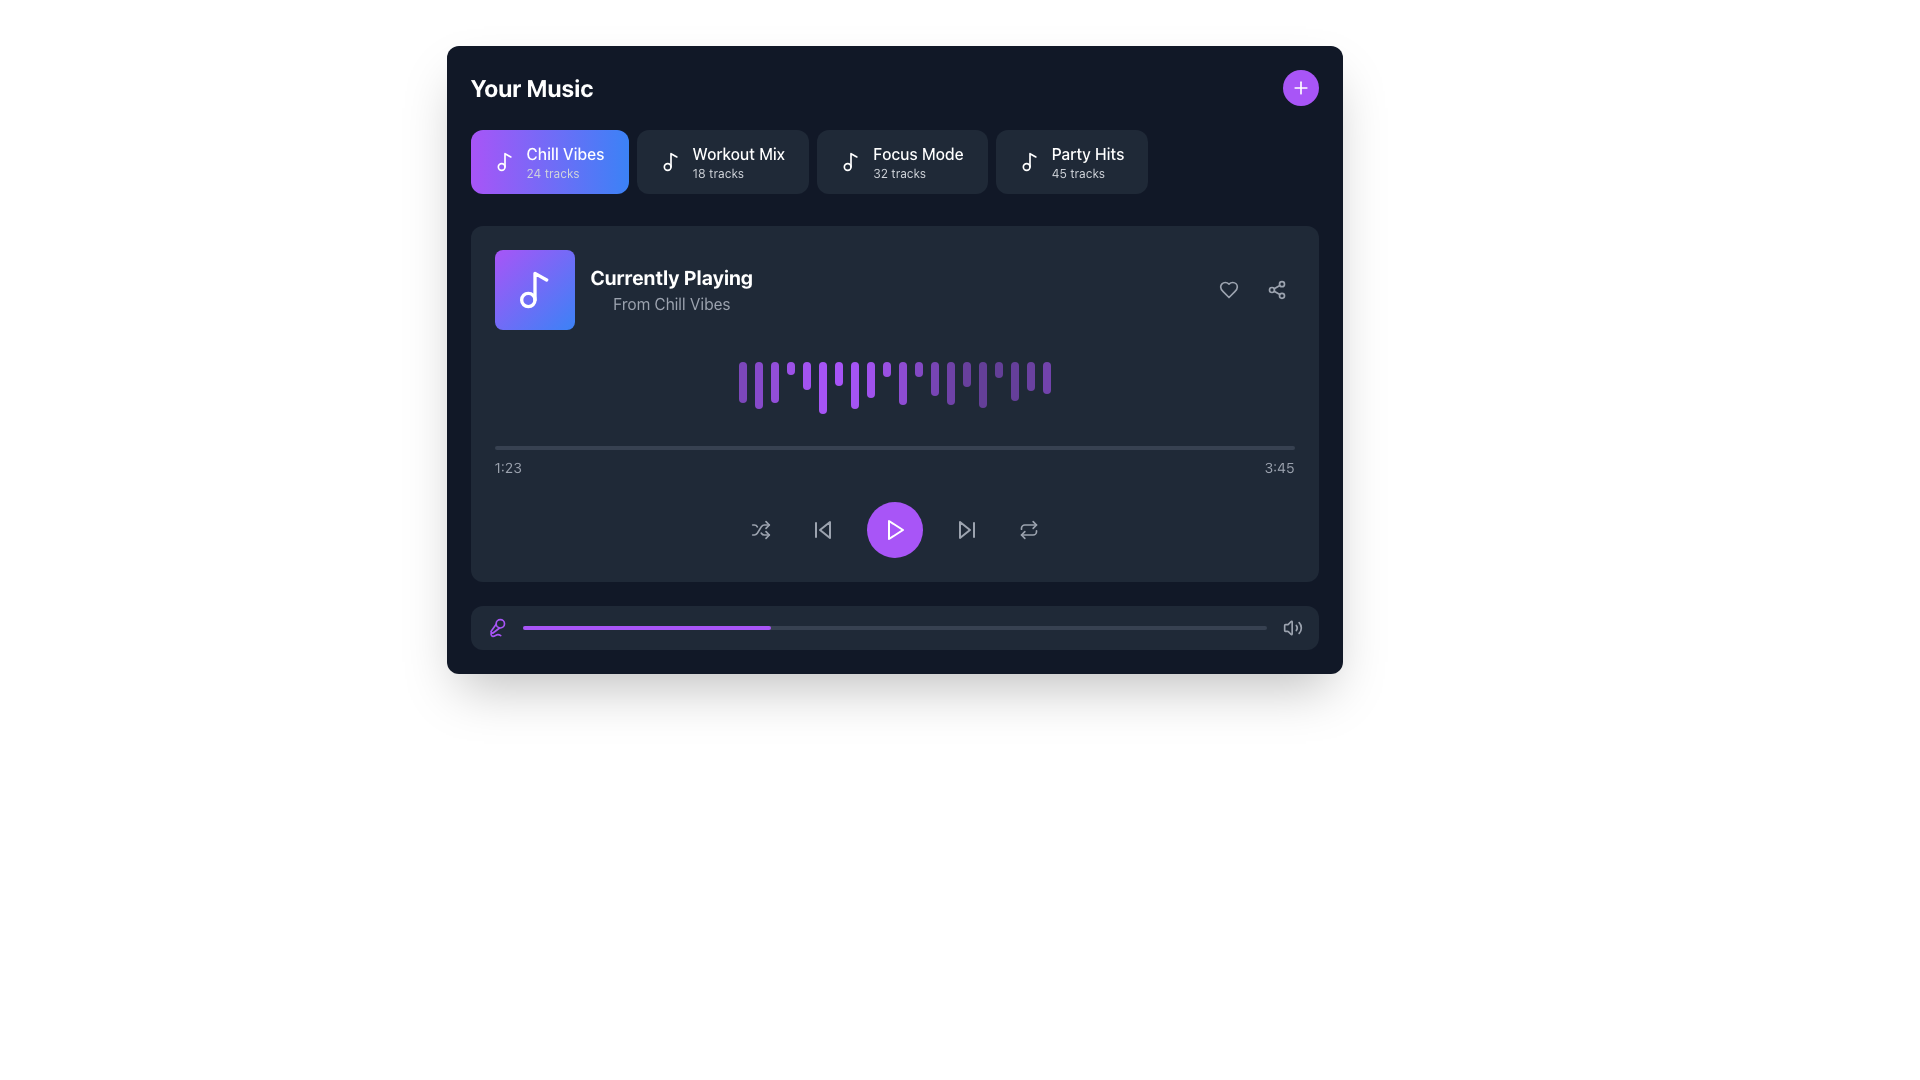 The width and height of the screenshot is (1920, 1080). I want to click on the vibrant purple microphone icon located in the lower-left part of the interface module, which is within a rounded rectangle and is the first element among its siblings, so click(496, 627).